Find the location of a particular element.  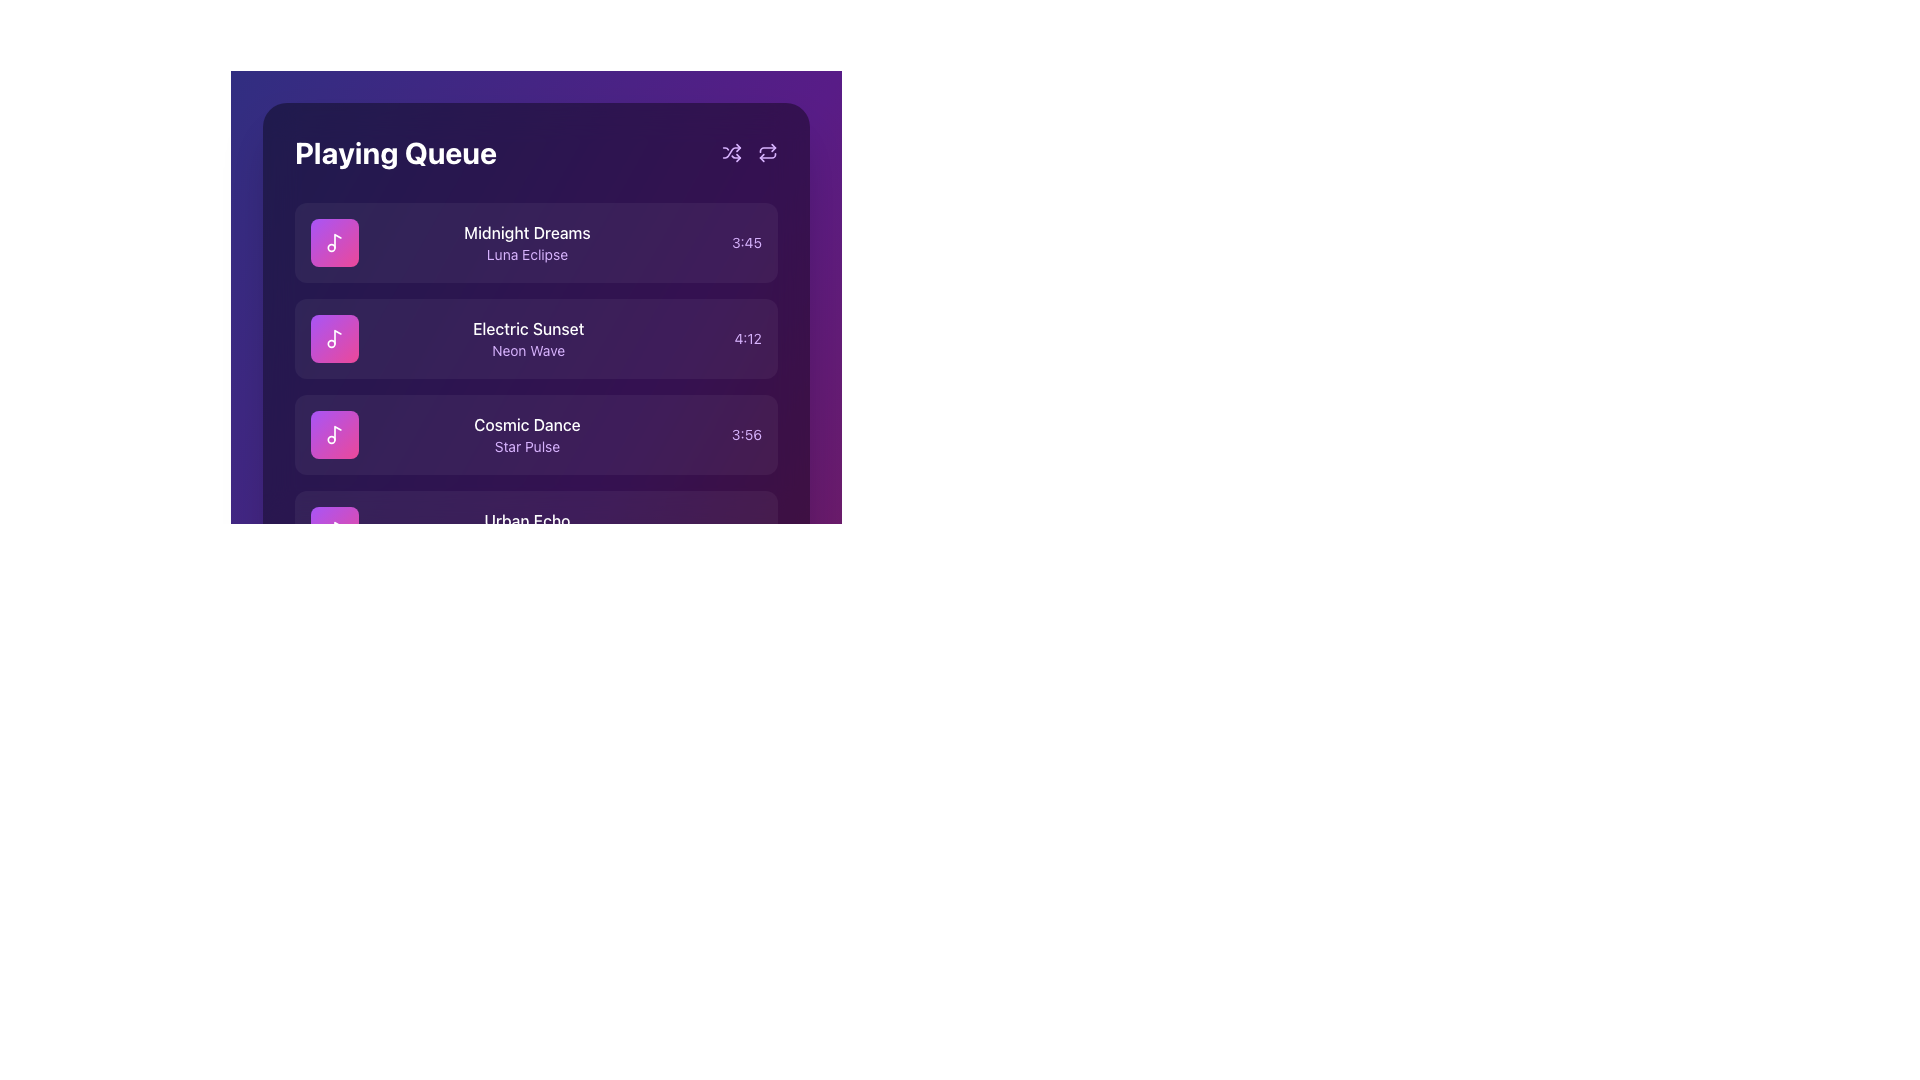

the rightmost icon in the horizontal row of icons at the top-right corner of the 'Playing Queue' is located at coordinates (767, 152).